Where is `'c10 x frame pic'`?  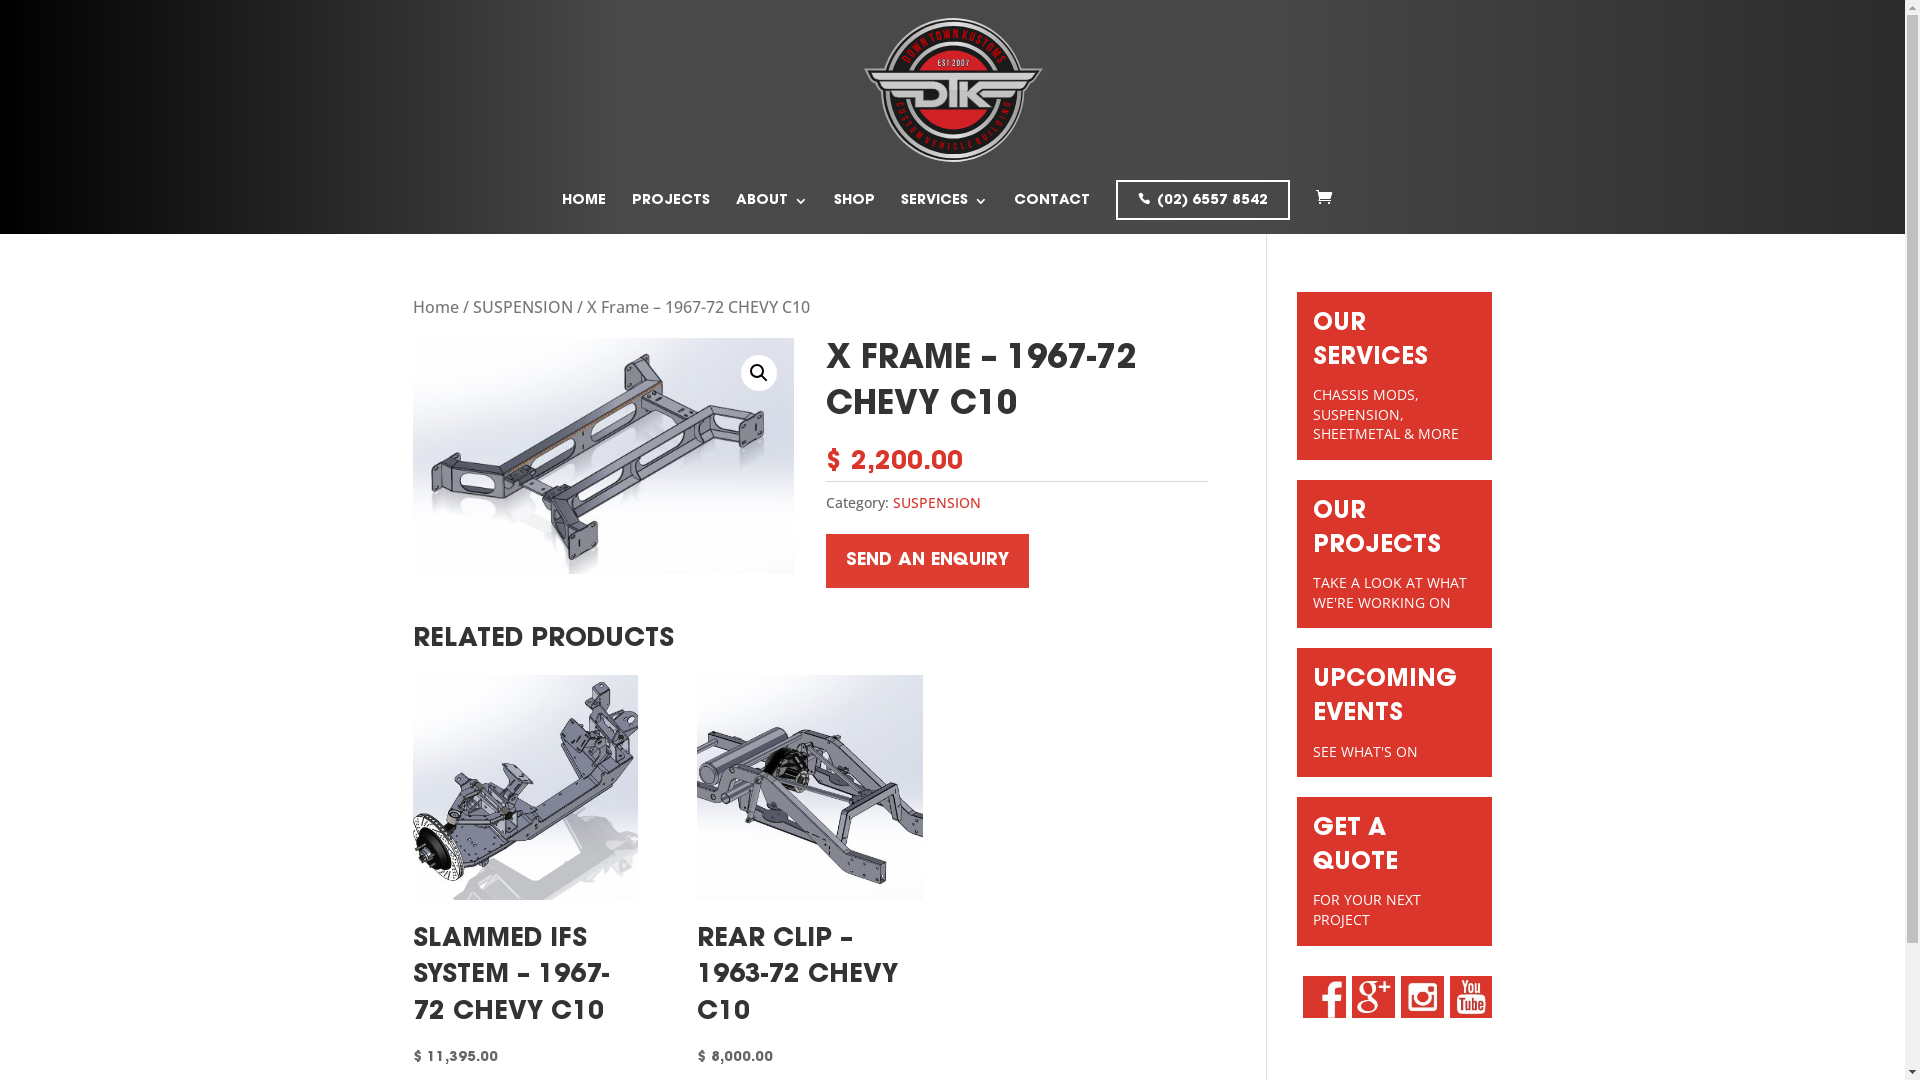 'c10 x frame pic' is located at coordinates (602, 455).